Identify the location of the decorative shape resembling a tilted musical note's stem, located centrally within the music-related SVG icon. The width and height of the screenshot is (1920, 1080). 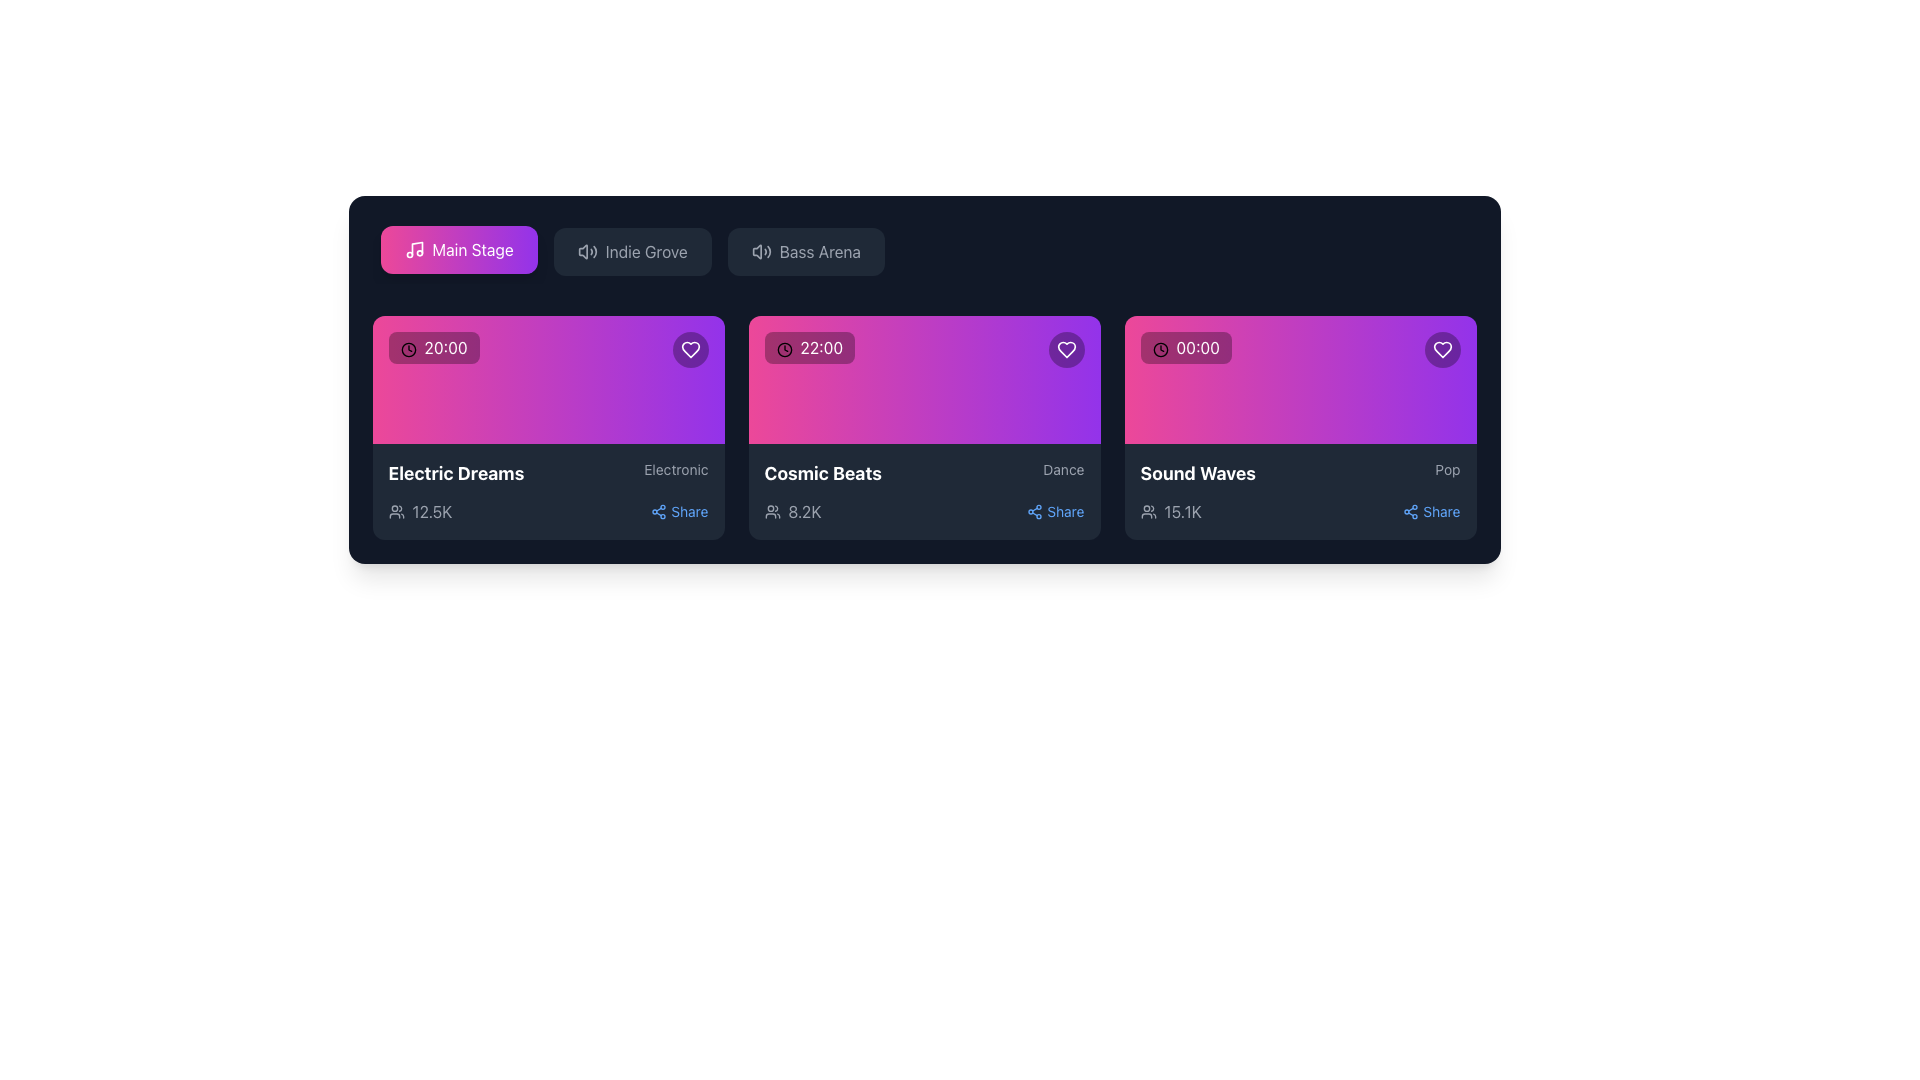
(416, 247).